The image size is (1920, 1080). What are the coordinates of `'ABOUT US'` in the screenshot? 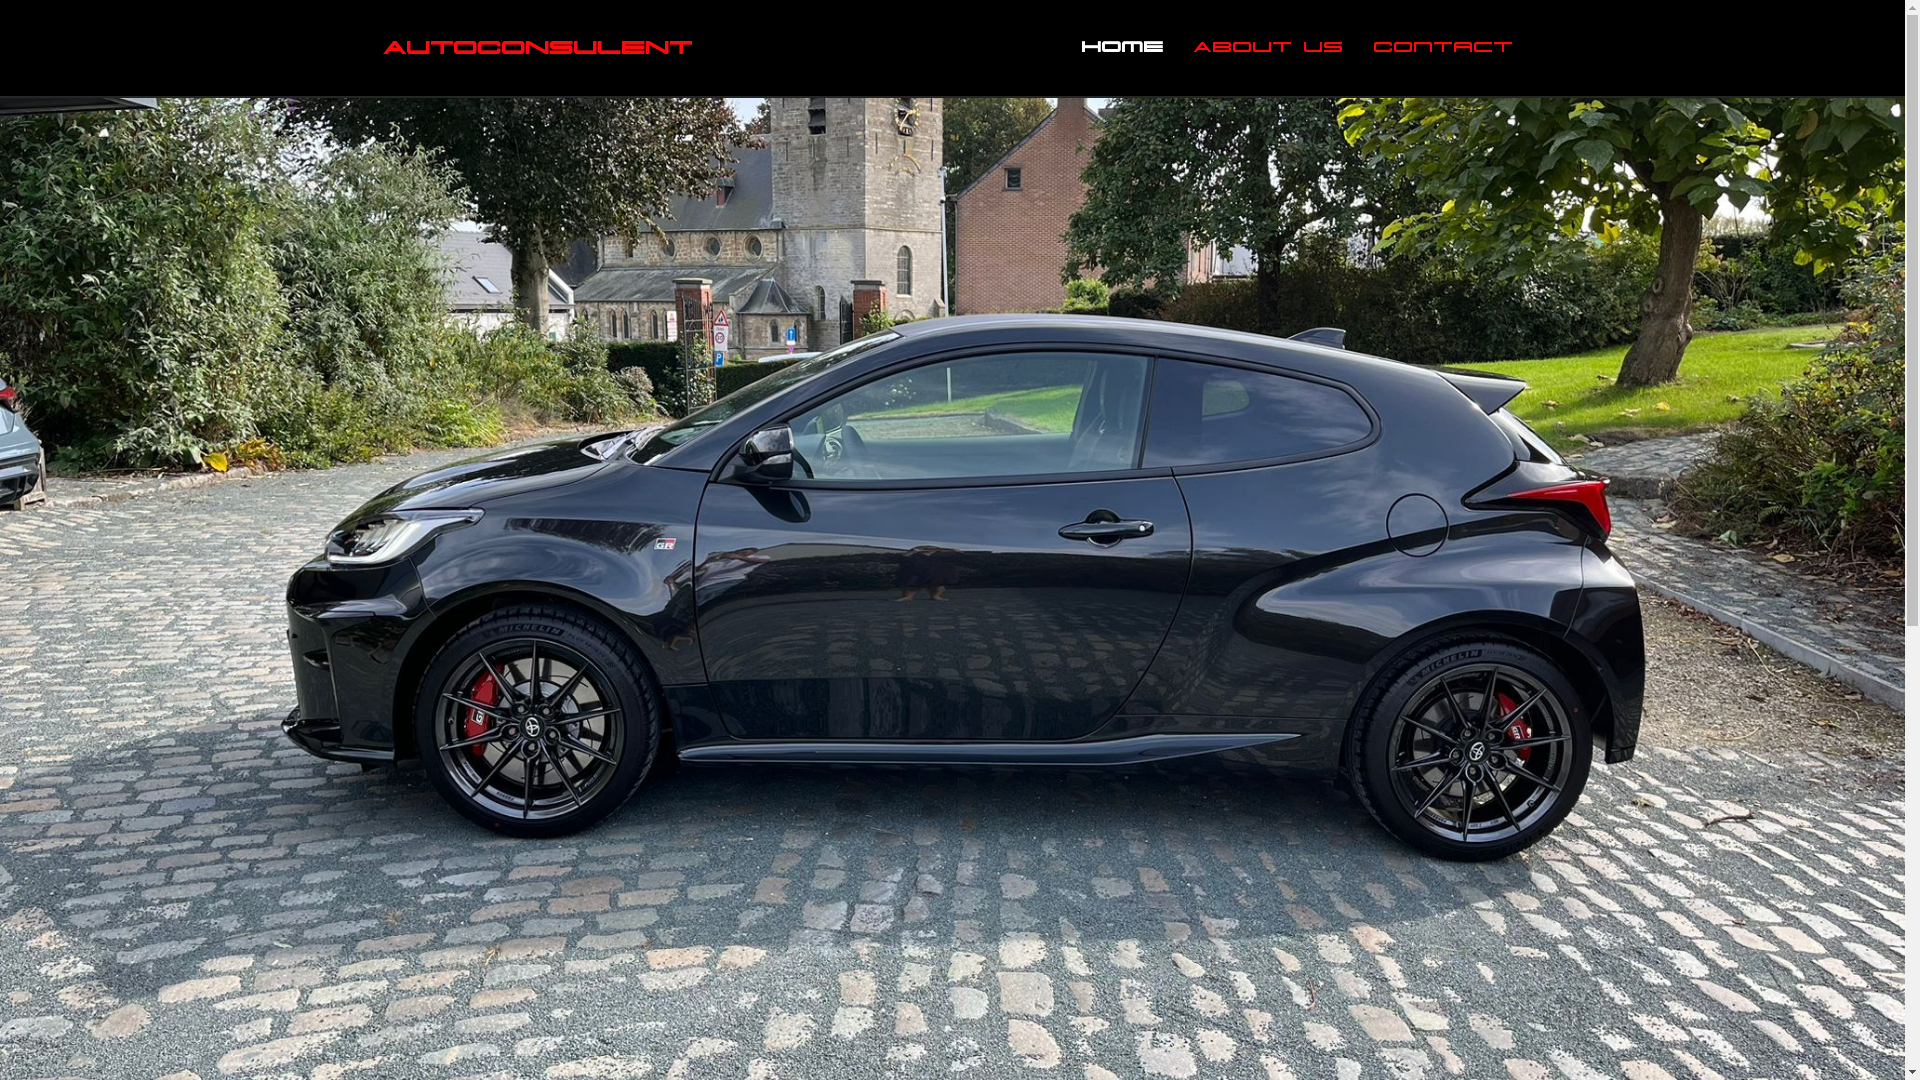 It's located at (1266, 46).